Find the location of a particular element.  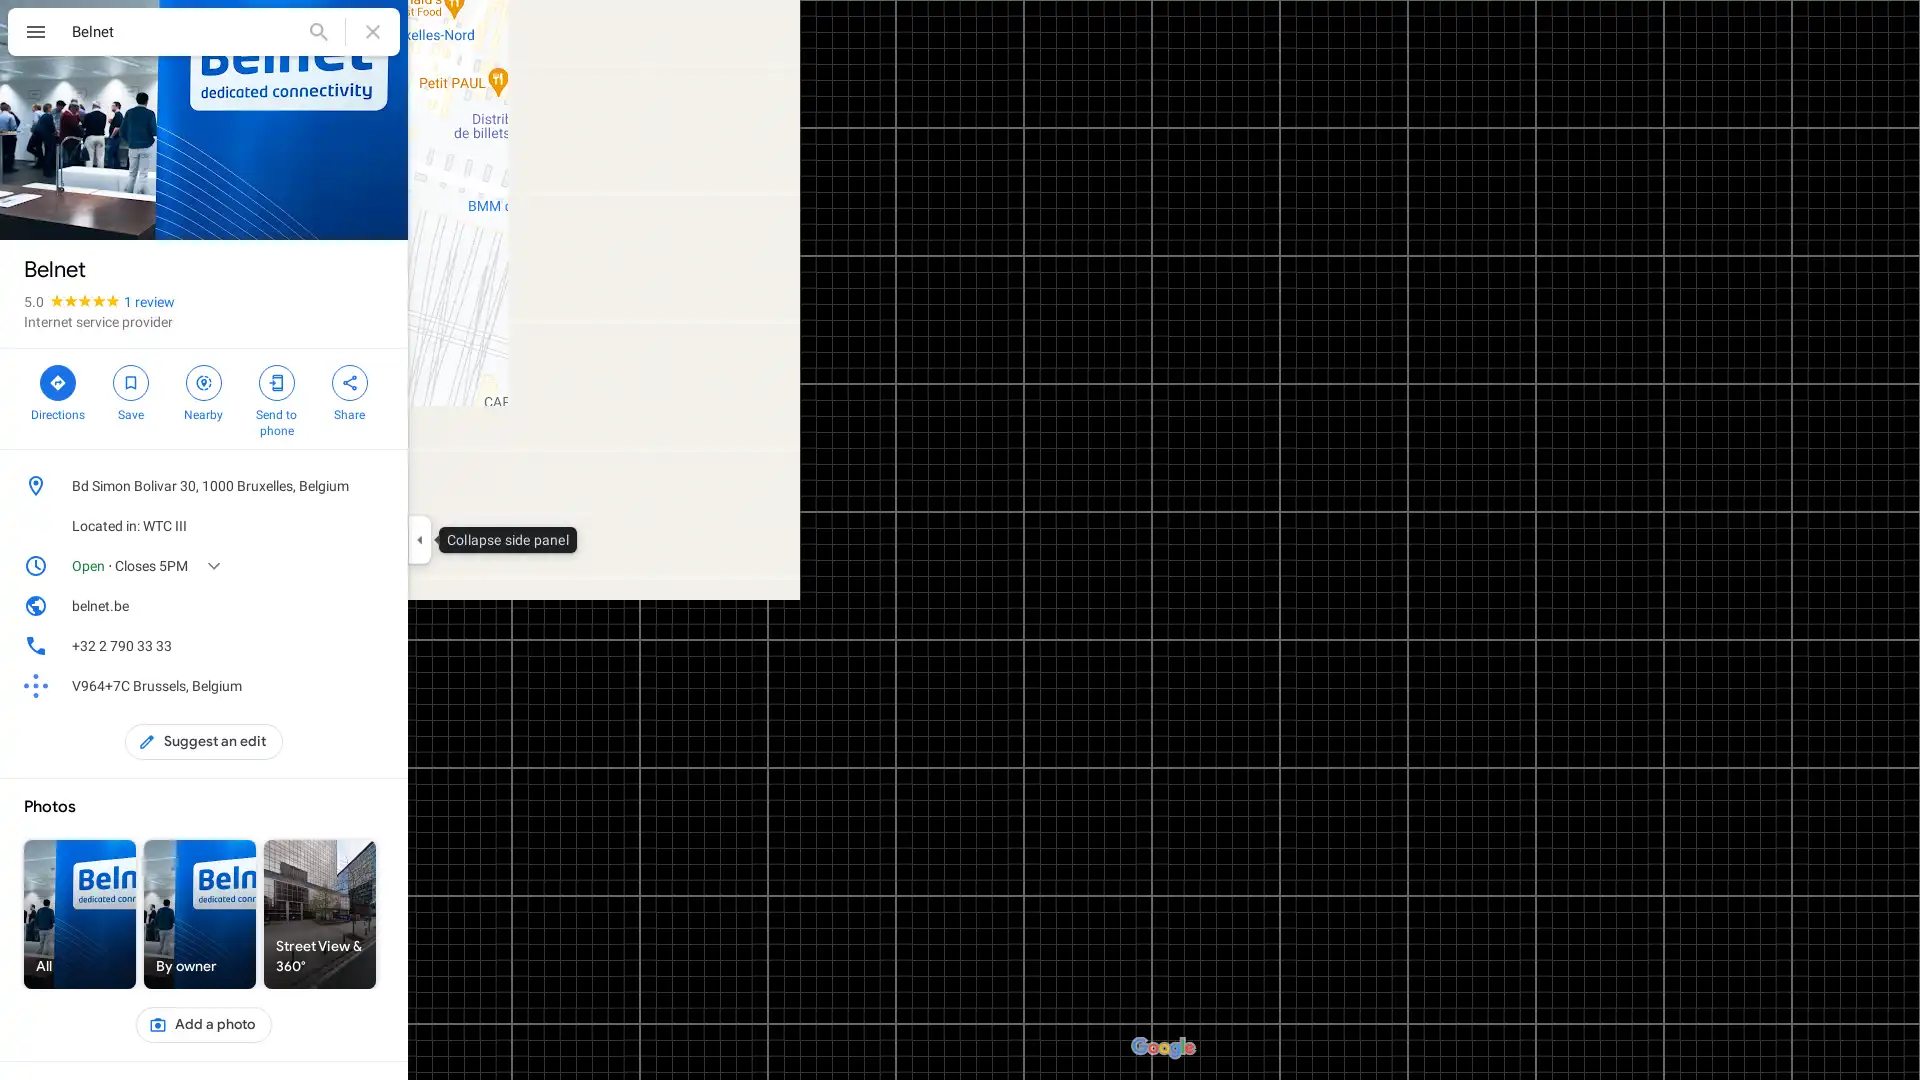

Menu is located at coordinates (35, 34).